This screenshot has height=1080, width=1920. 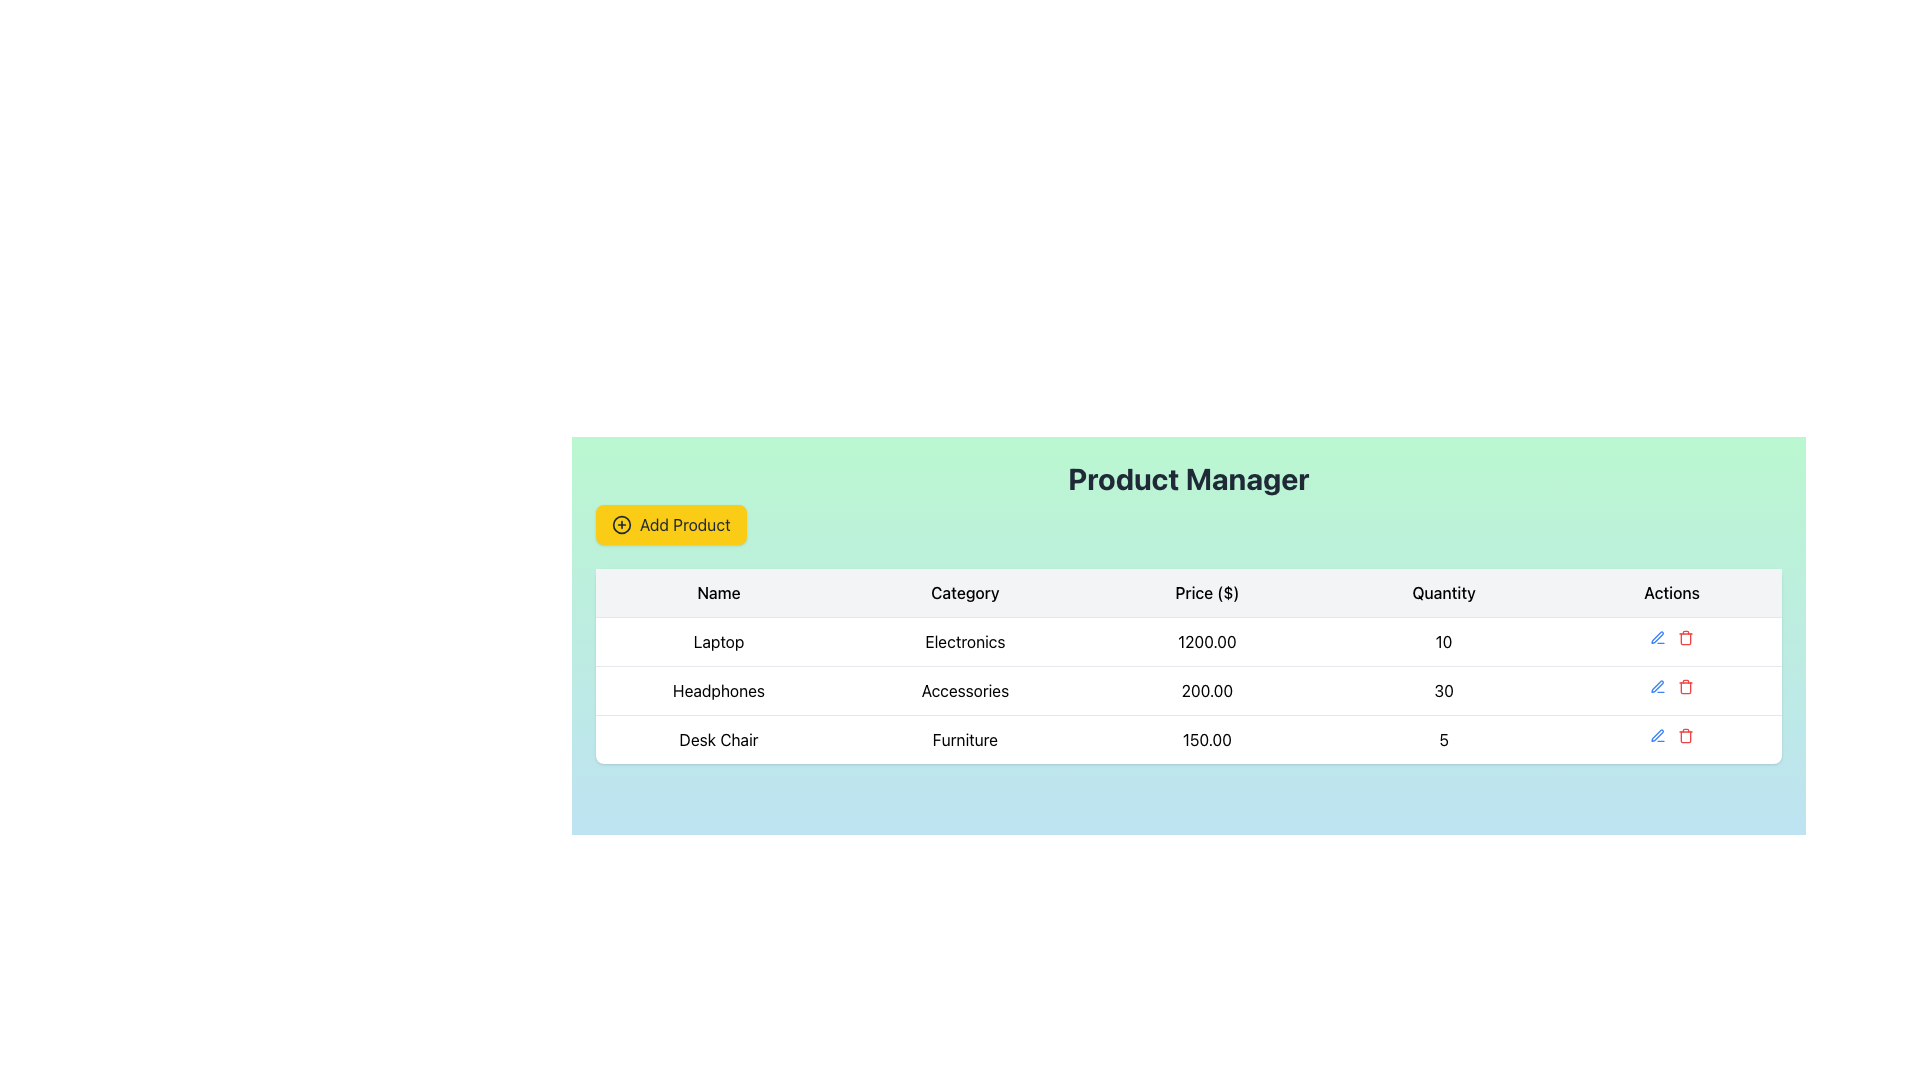 What do you see at coordinates (965, 592) in the screenshot?
I see `the 'Category' text label in the table header, which is the second column header located between 'Name' and 'Price ($)'` at bounding box center [965, 592].